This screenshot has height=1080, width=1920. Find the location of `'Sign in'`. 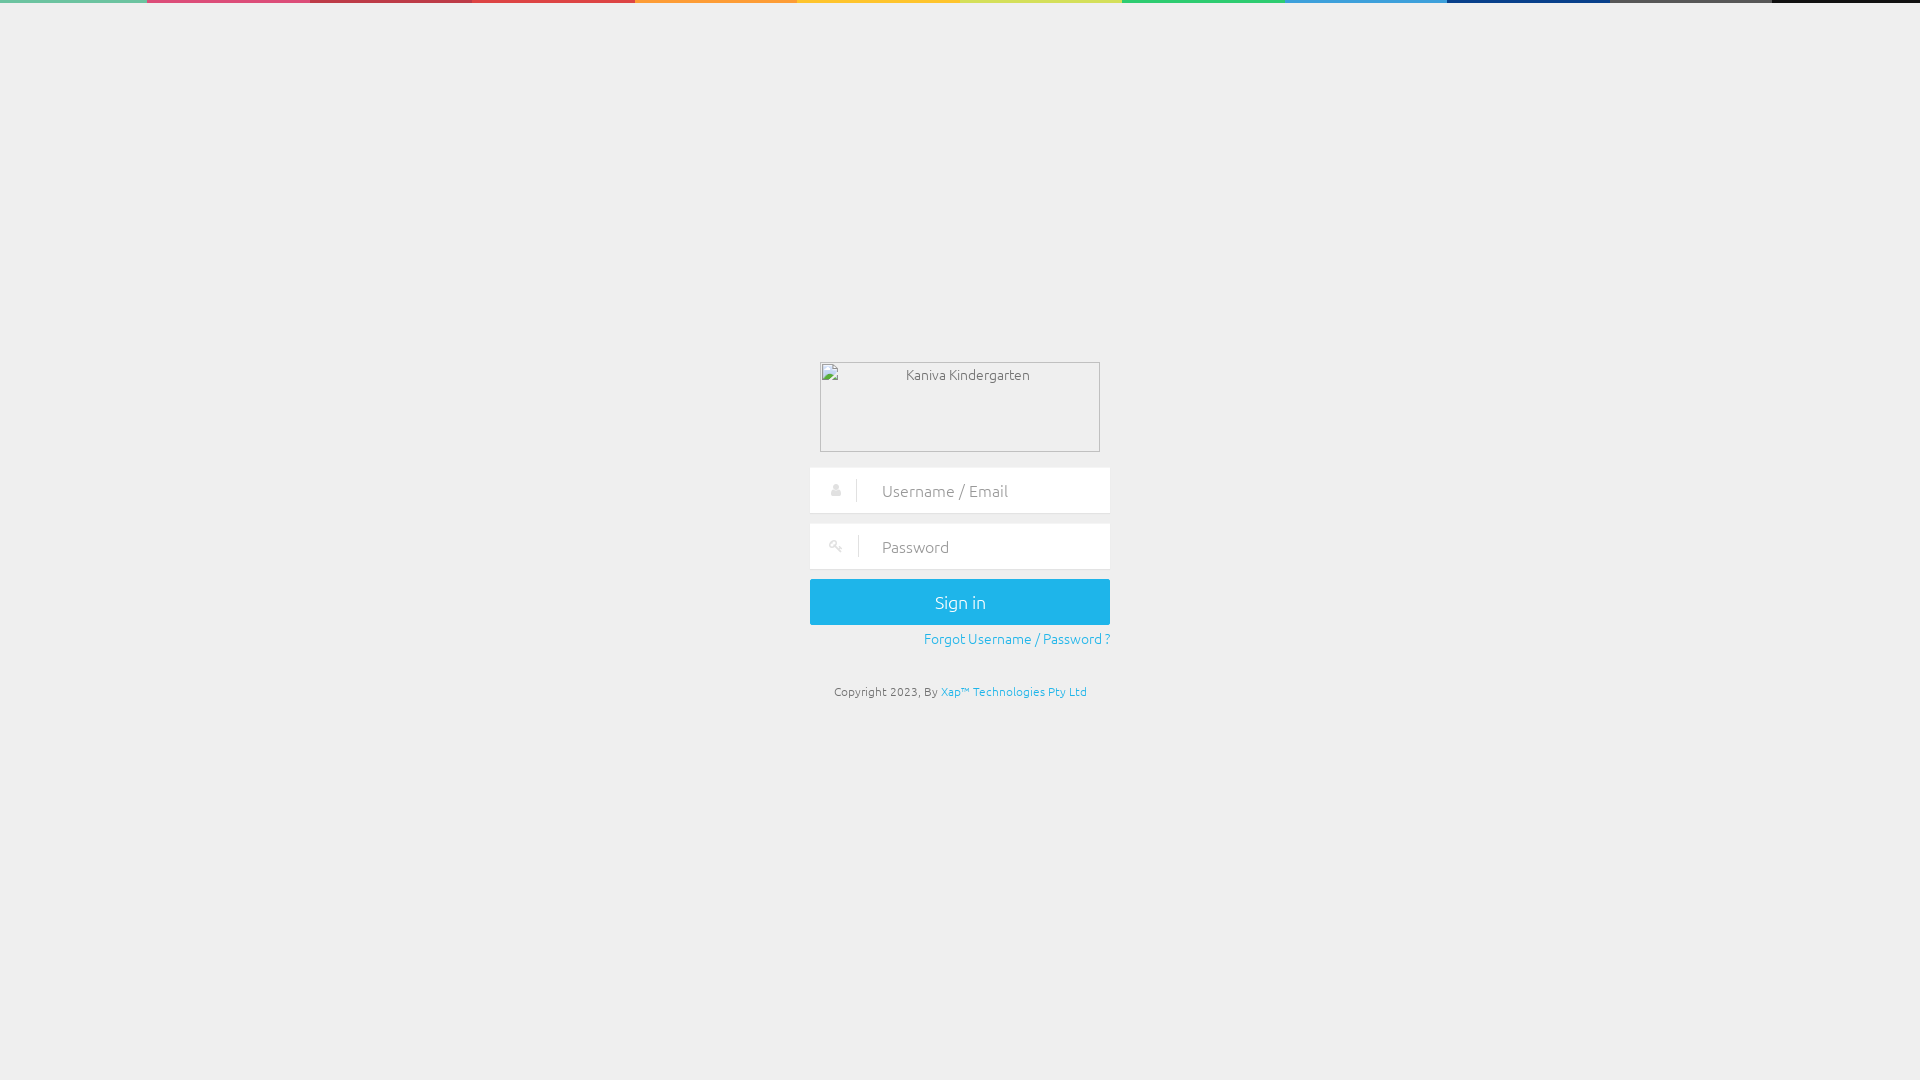

'Sign in' is located at coordinates (960, 600).